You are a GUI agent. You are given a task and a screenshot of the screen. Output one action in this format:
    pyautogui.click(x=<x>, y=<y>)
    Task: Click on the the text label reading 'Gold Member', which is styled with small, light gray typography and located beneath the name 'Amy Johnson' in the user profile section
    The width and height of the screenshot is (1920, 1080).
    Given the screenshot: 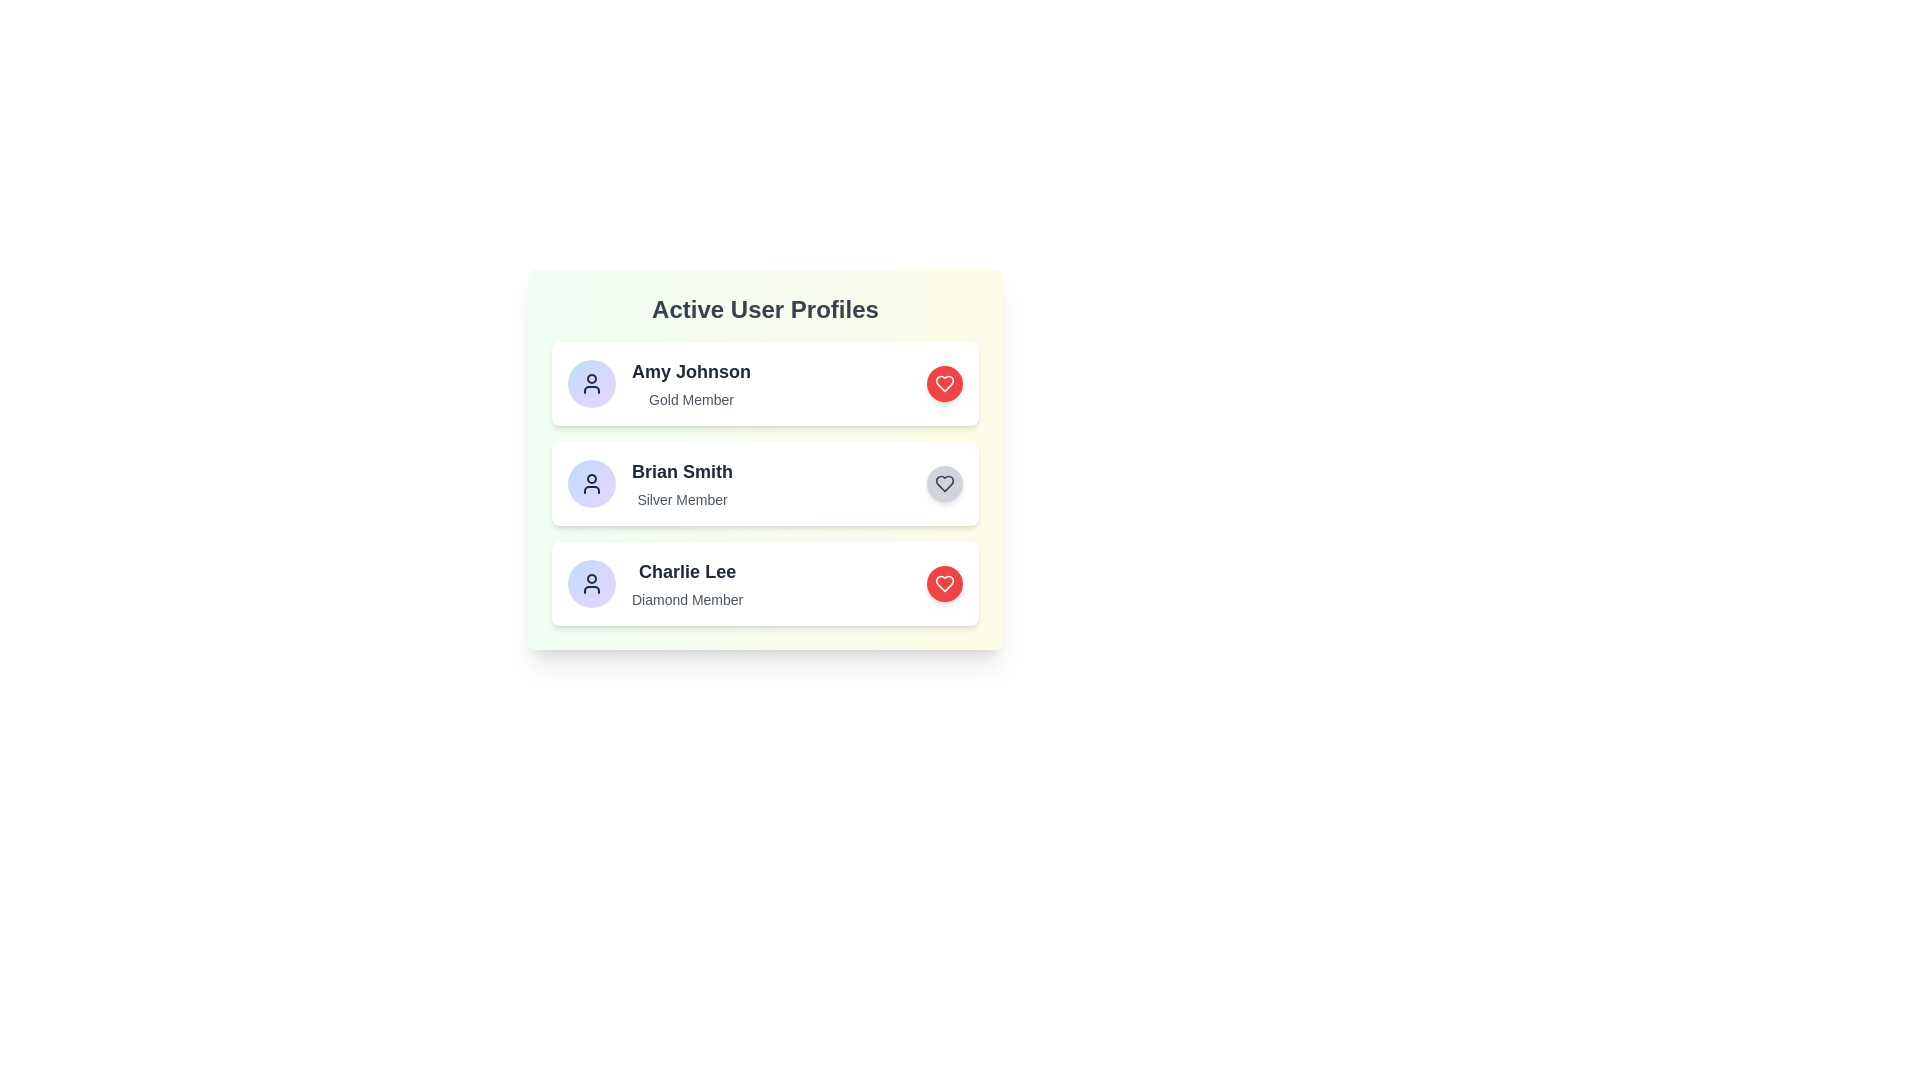 What is the action you would take?
    pyautogui.click(x=691, y=400)
    